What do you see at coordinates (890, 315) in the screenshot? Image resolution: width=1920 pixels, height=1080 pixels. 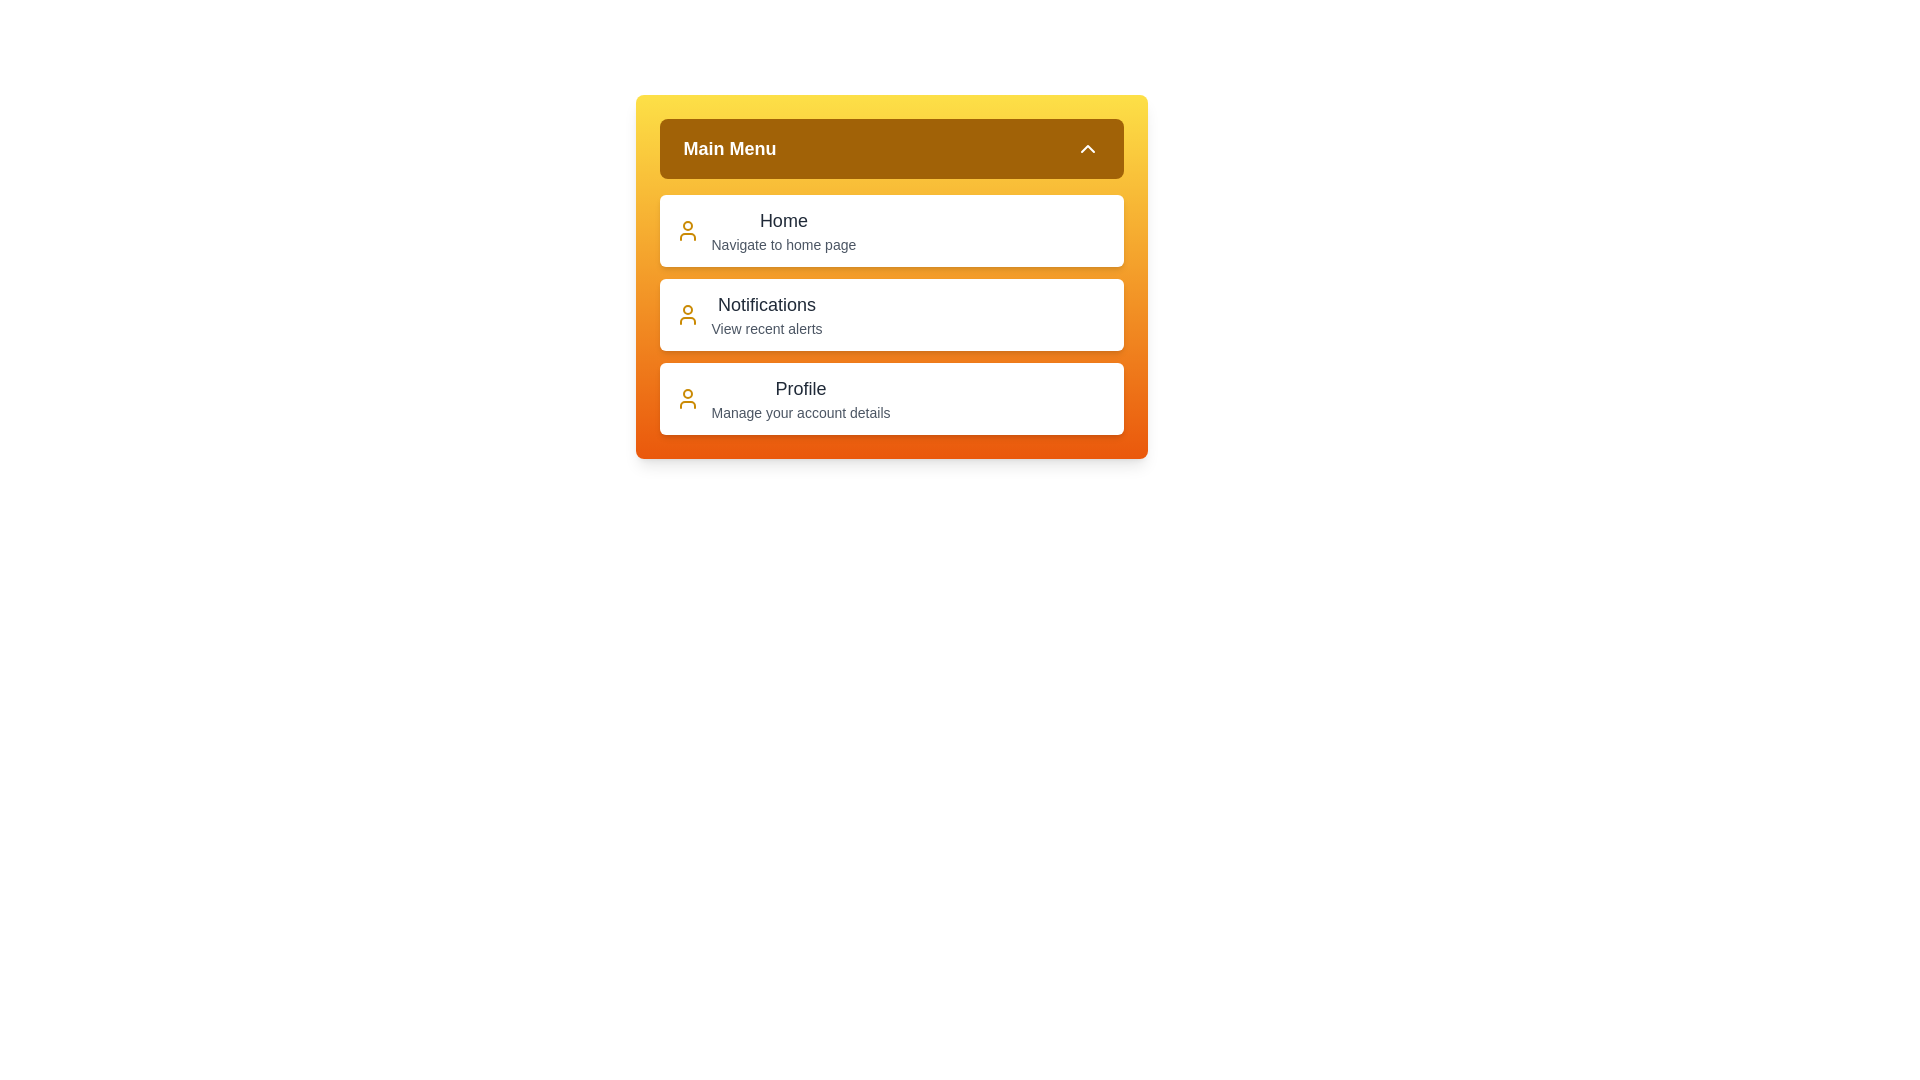 I see `the menu item Notifications to view its hover effect` at bounding box center [890, 315].